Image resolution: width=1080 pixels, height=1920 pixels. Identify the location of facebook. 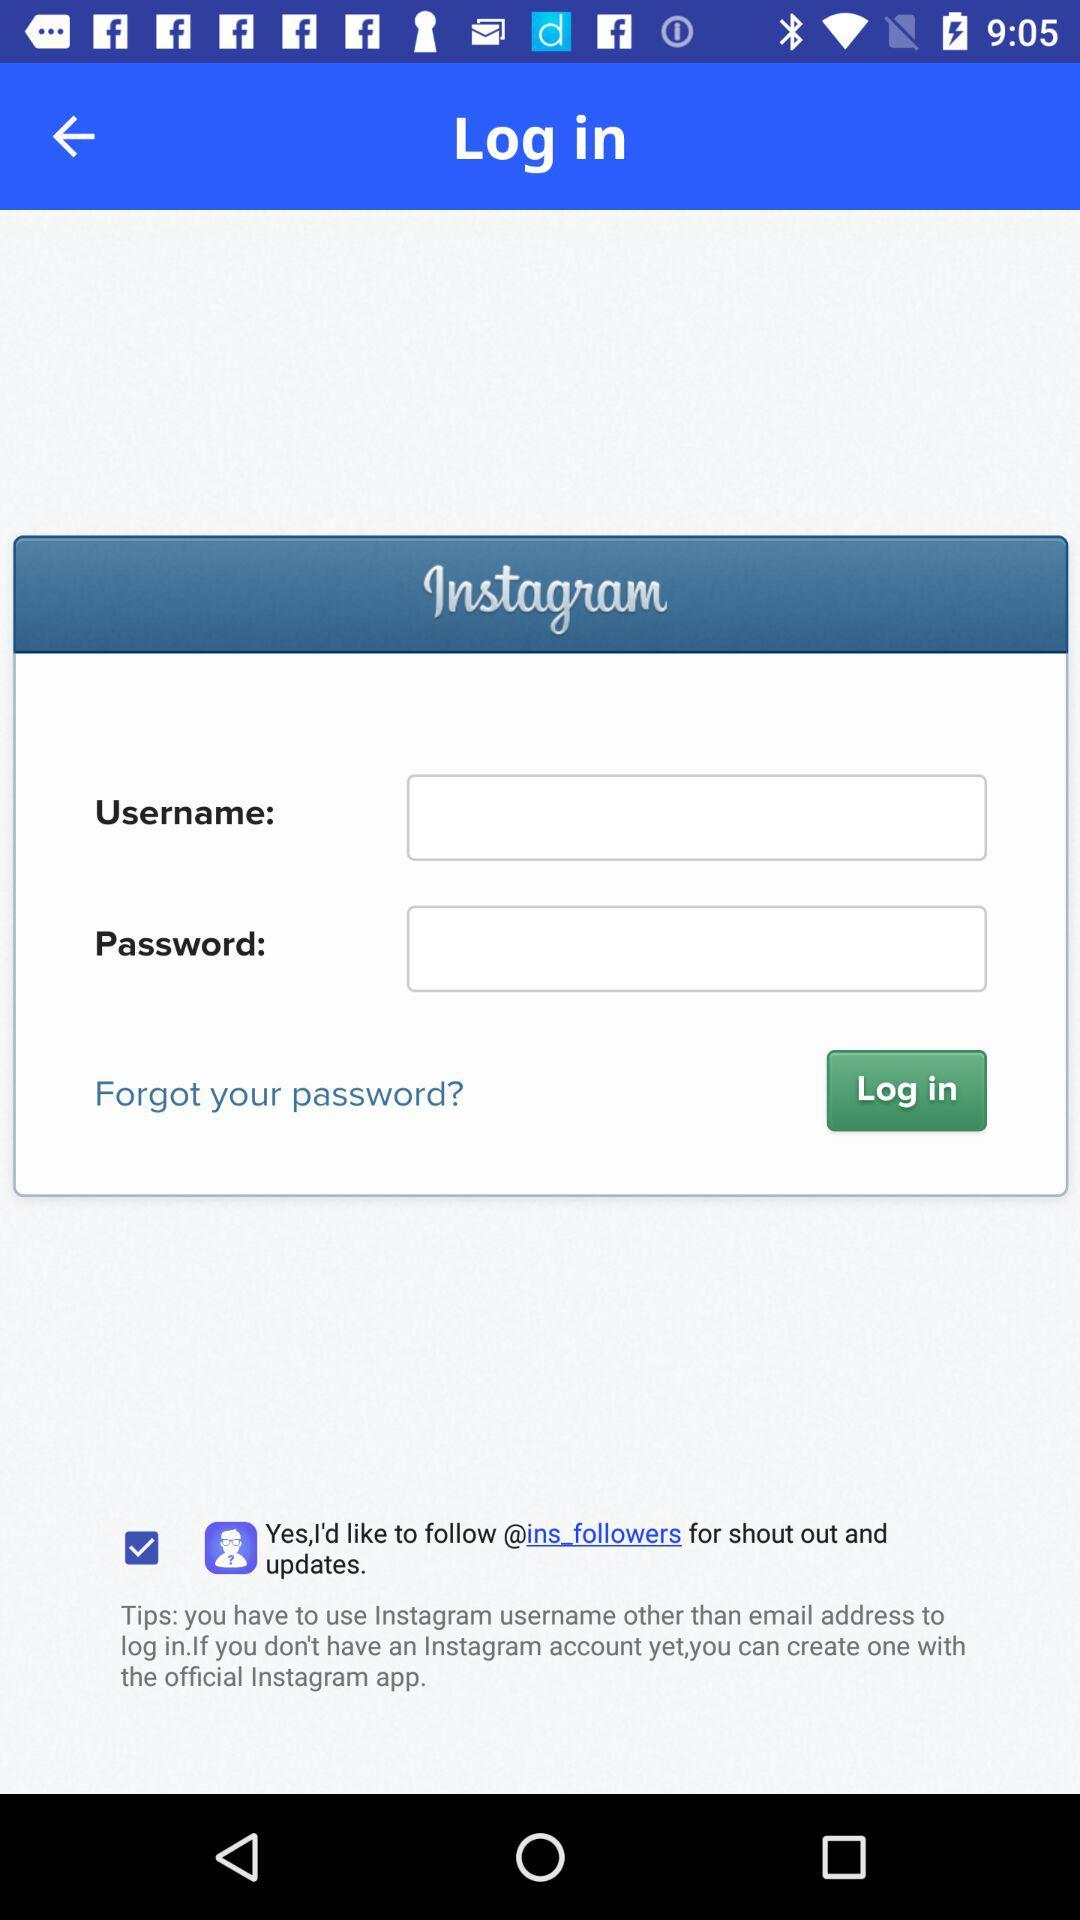
(540, 1002).